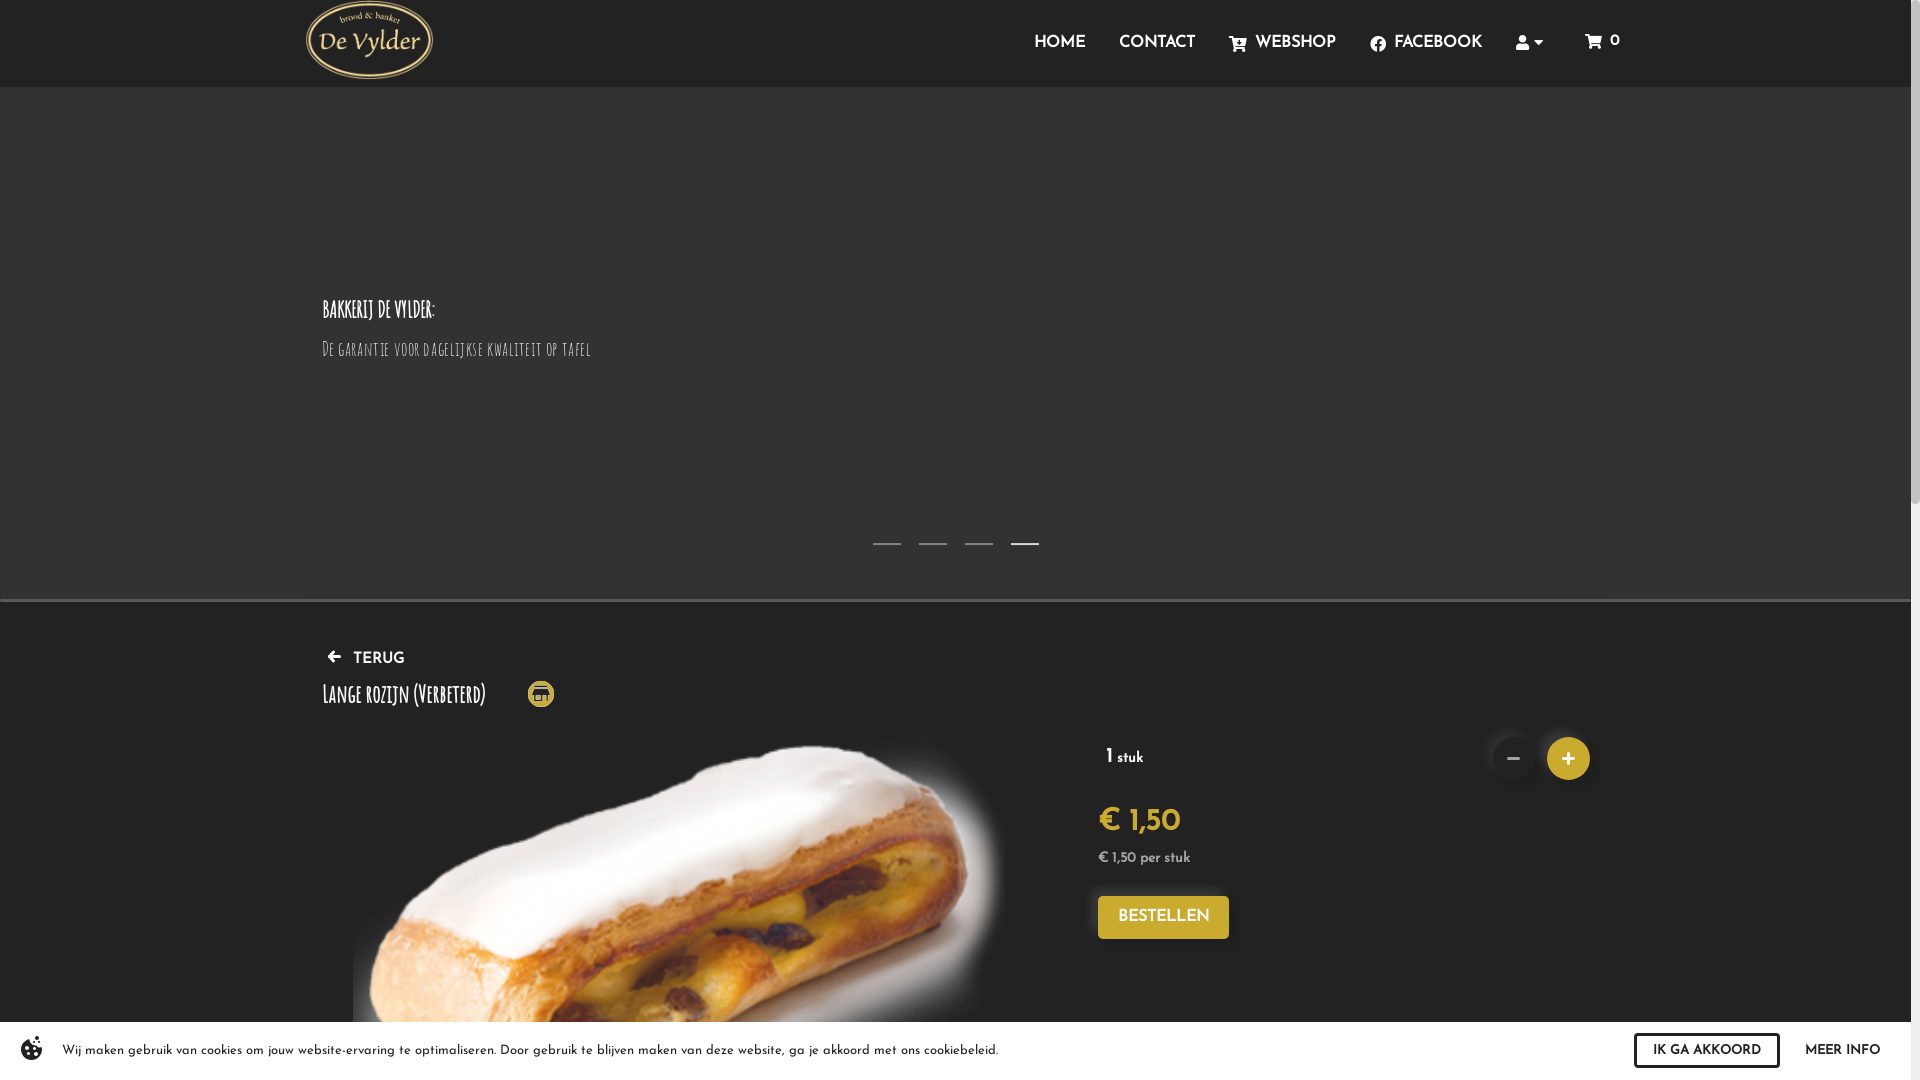 This screenshot has height=1080, width=1920. Describe the element at coordinates (1741, 1049) in the screenshot. I see `'I AGREE'` at that location.